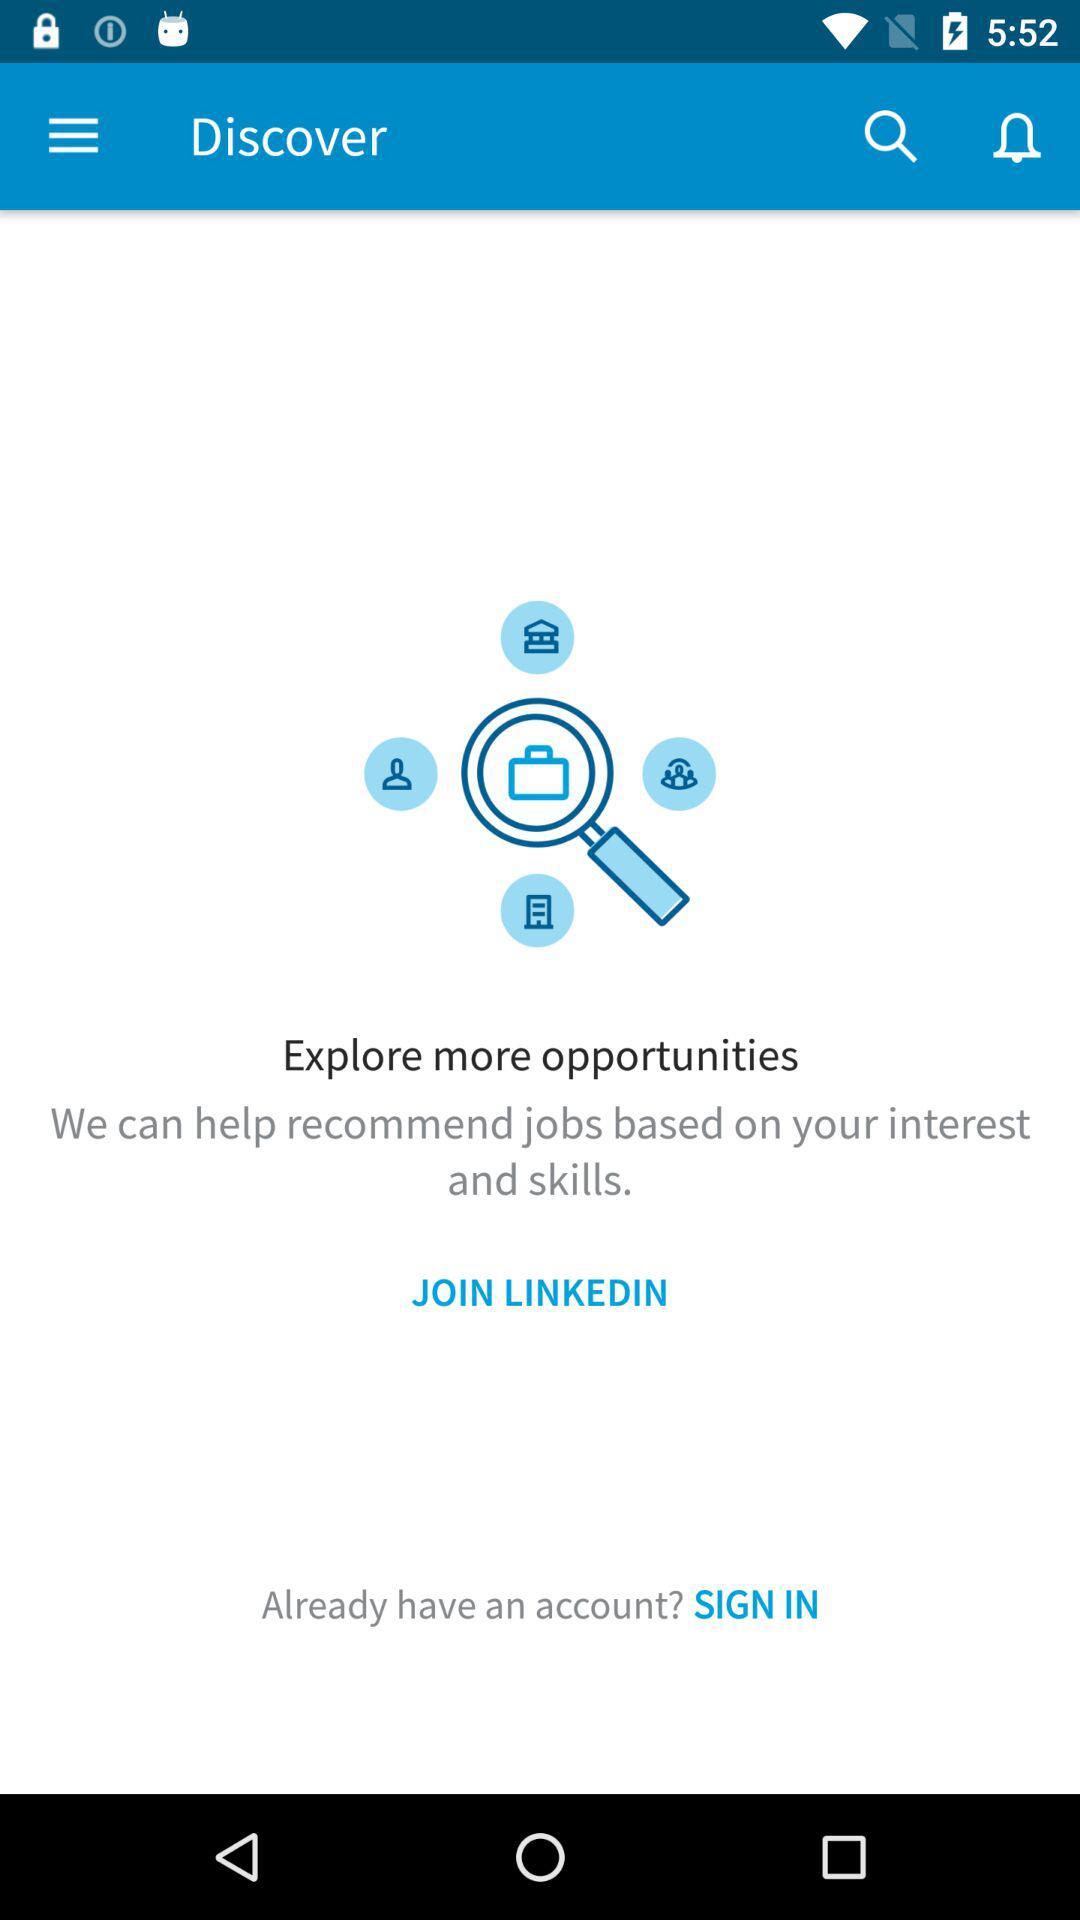  Describe the element at coordinates (890, 135) in the screenshot. I see `item above explore more opportunities item` at that location.